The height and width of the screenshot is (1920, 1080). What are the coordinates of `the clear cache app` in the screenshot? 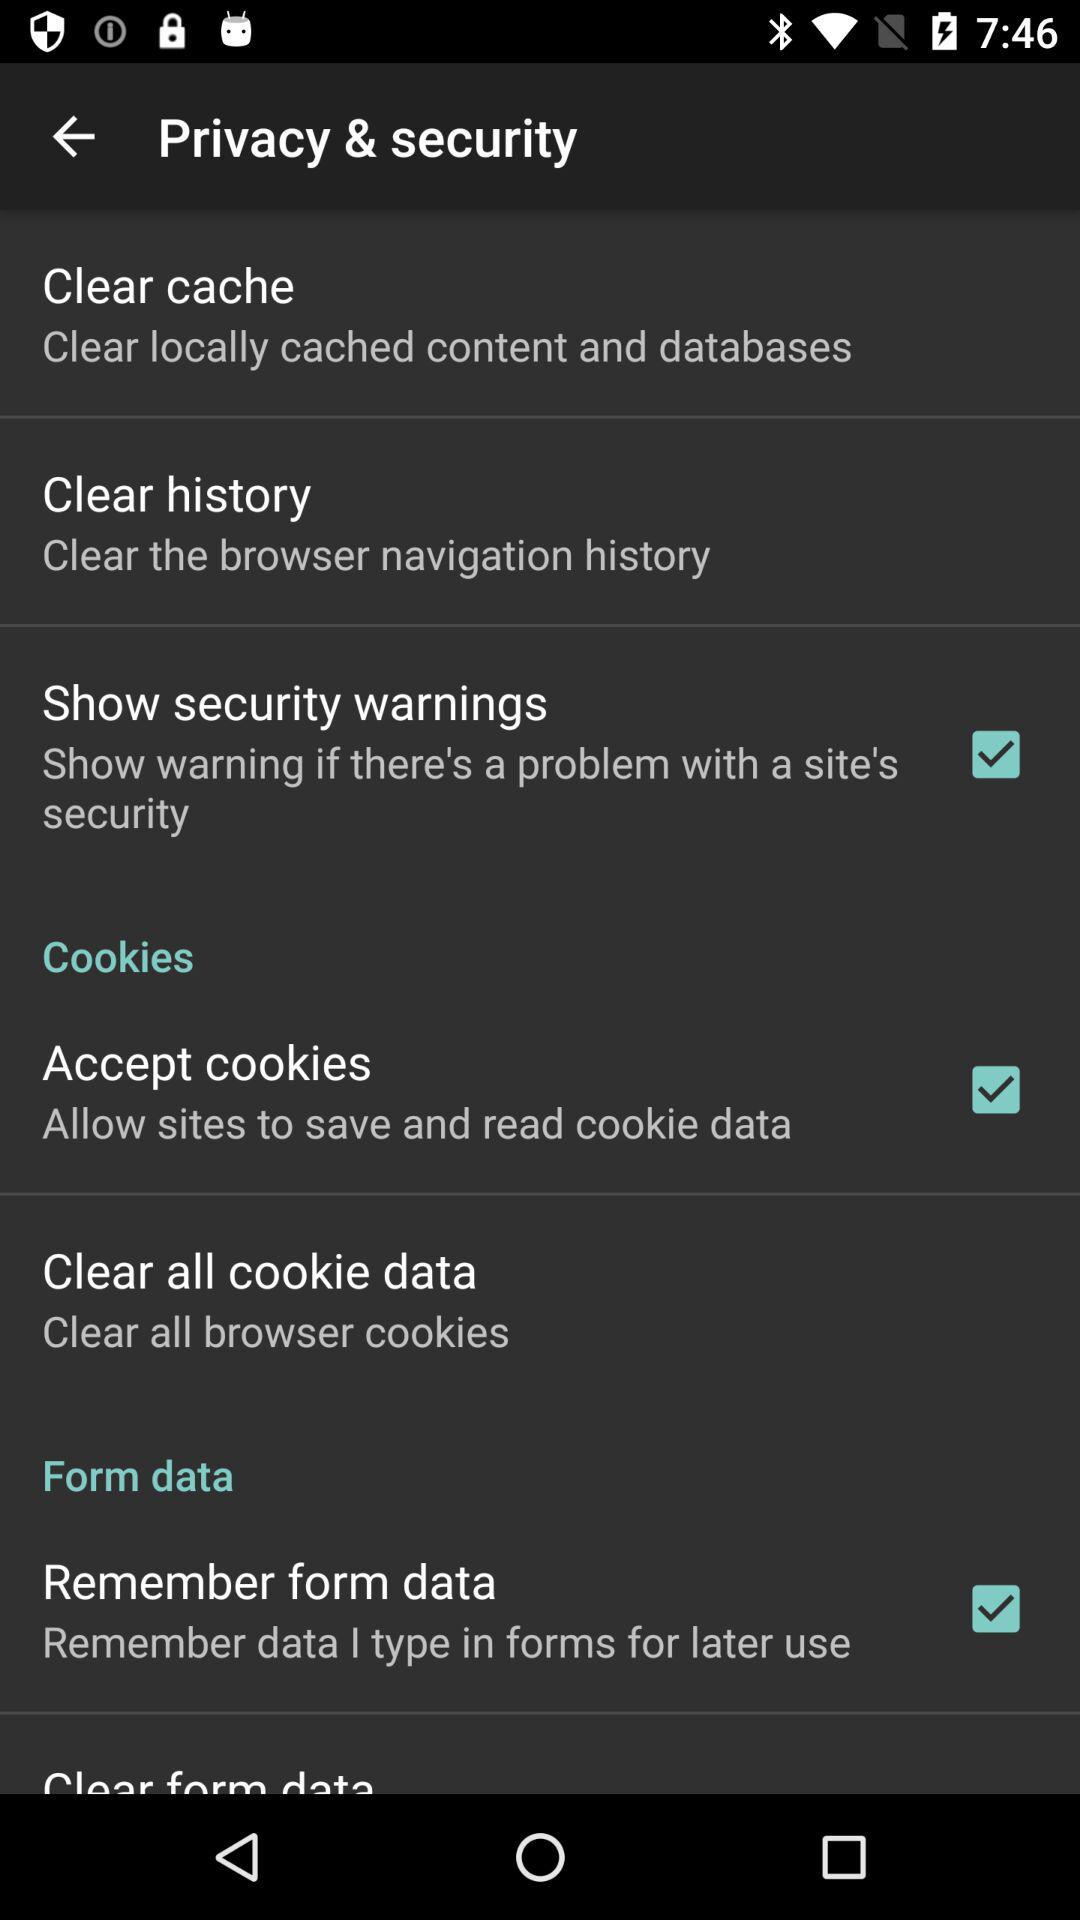 It's located at (167, 283).